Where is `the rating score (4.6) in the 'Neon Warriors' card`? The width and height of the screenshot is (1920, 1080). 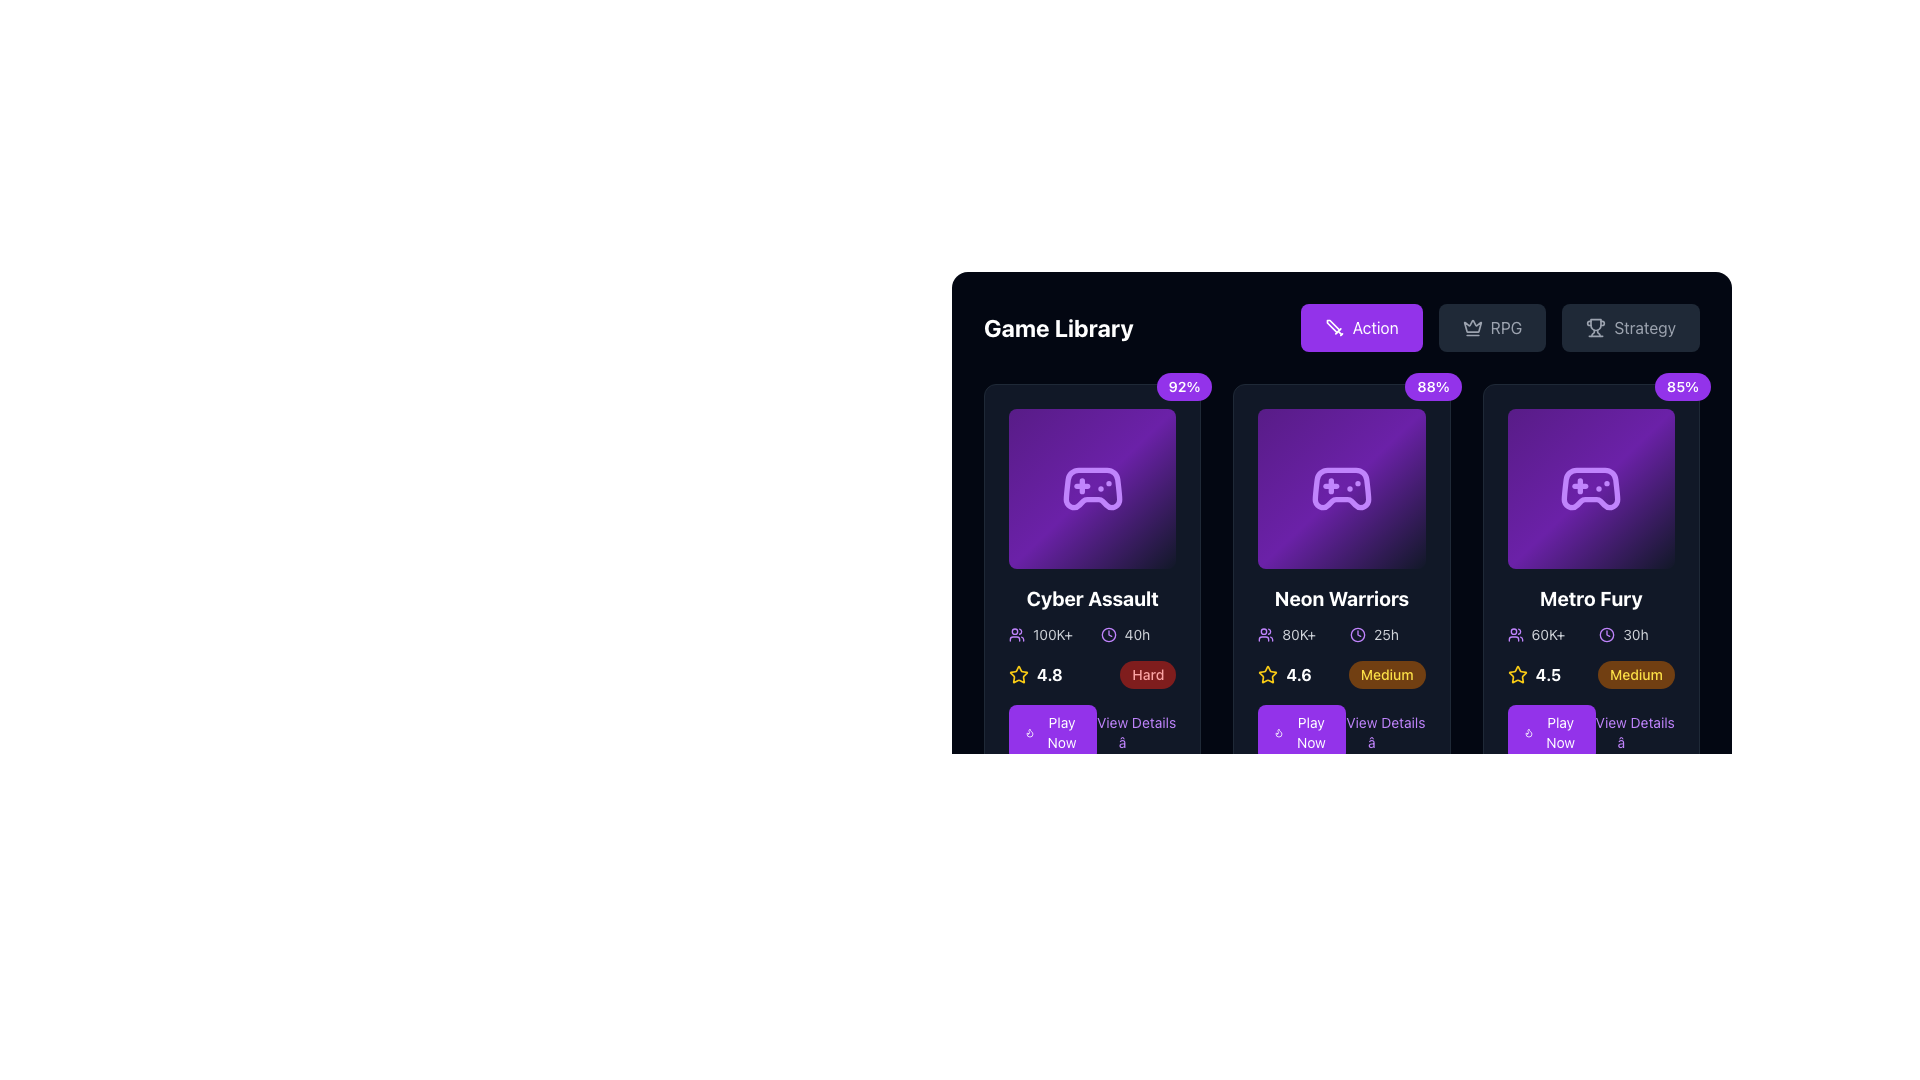
the rating score (4.6) in the 'Neon Warriors' card is located at coordinates (1342, 675).